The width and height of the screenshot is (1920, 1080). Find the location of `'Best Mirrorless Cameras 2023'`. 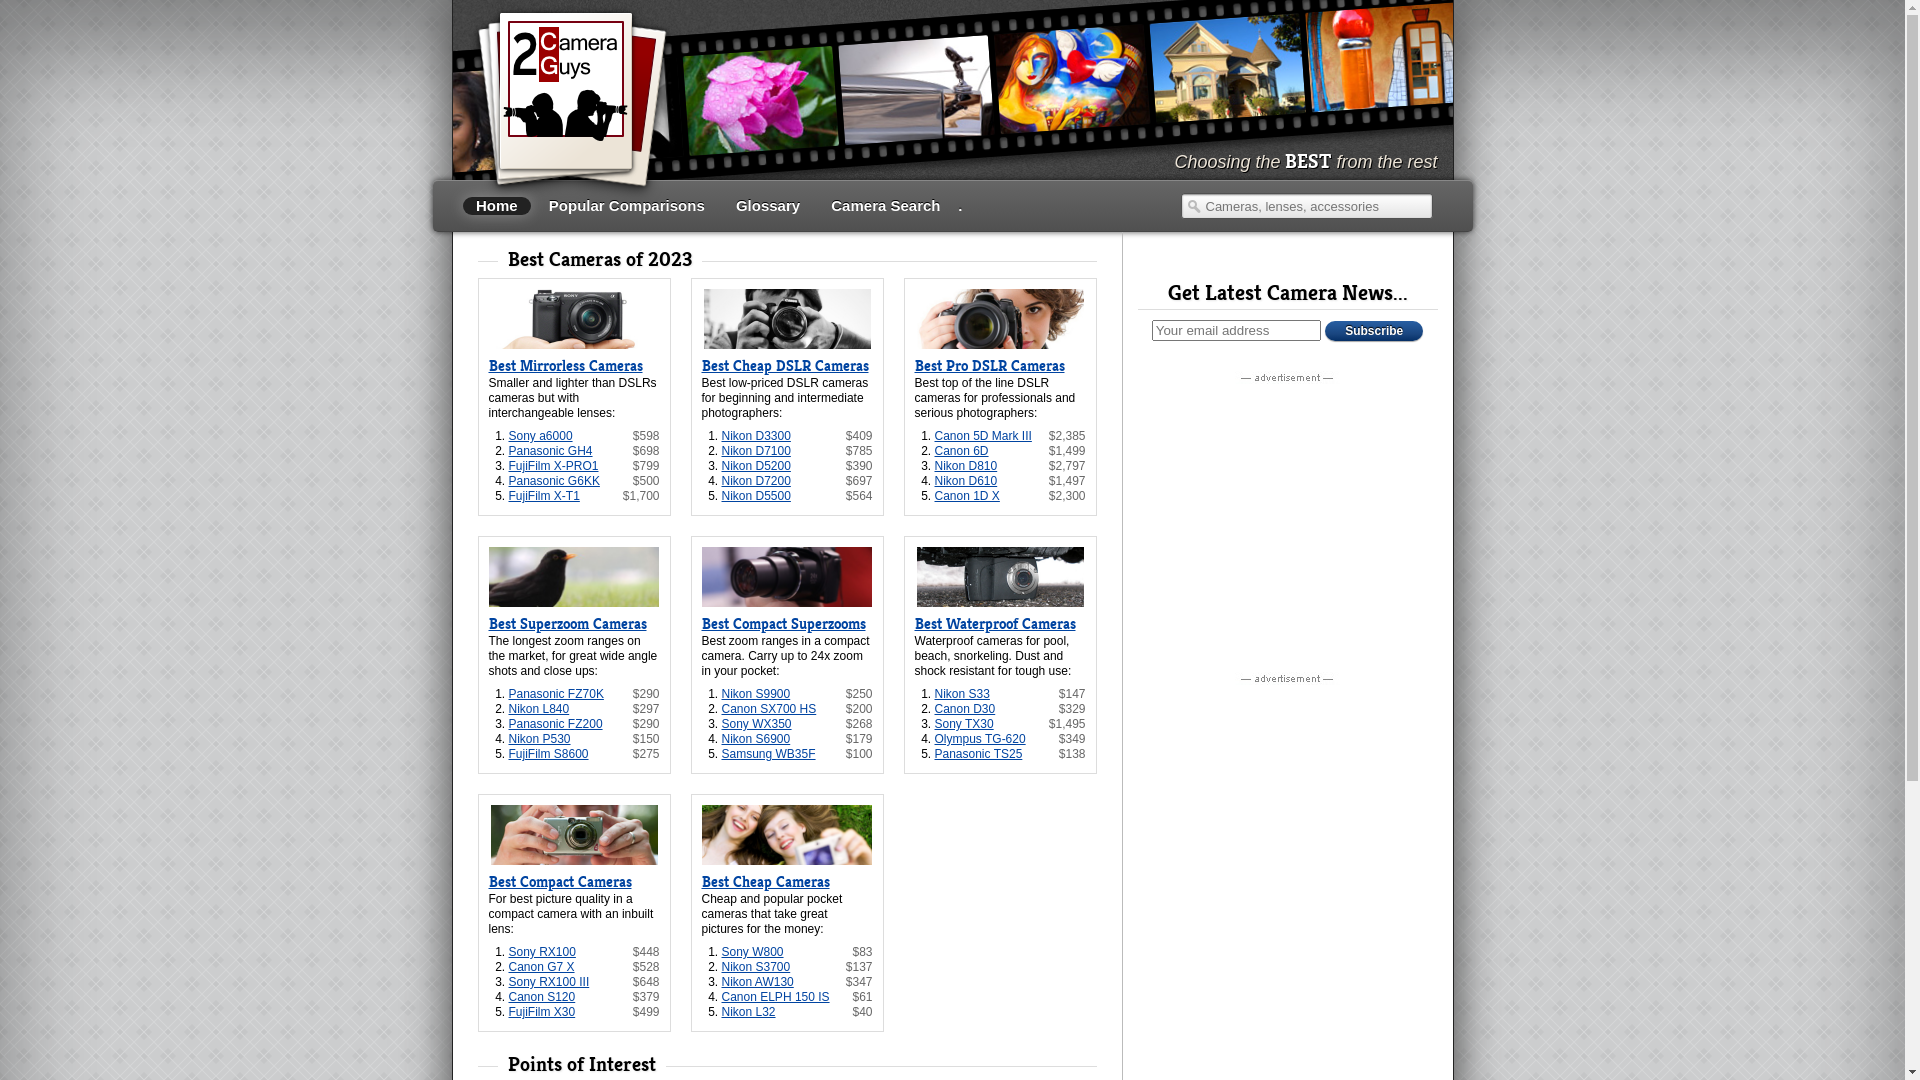

'Best Mirrorless Cameras 2023' is located at coordinates (572, 318).